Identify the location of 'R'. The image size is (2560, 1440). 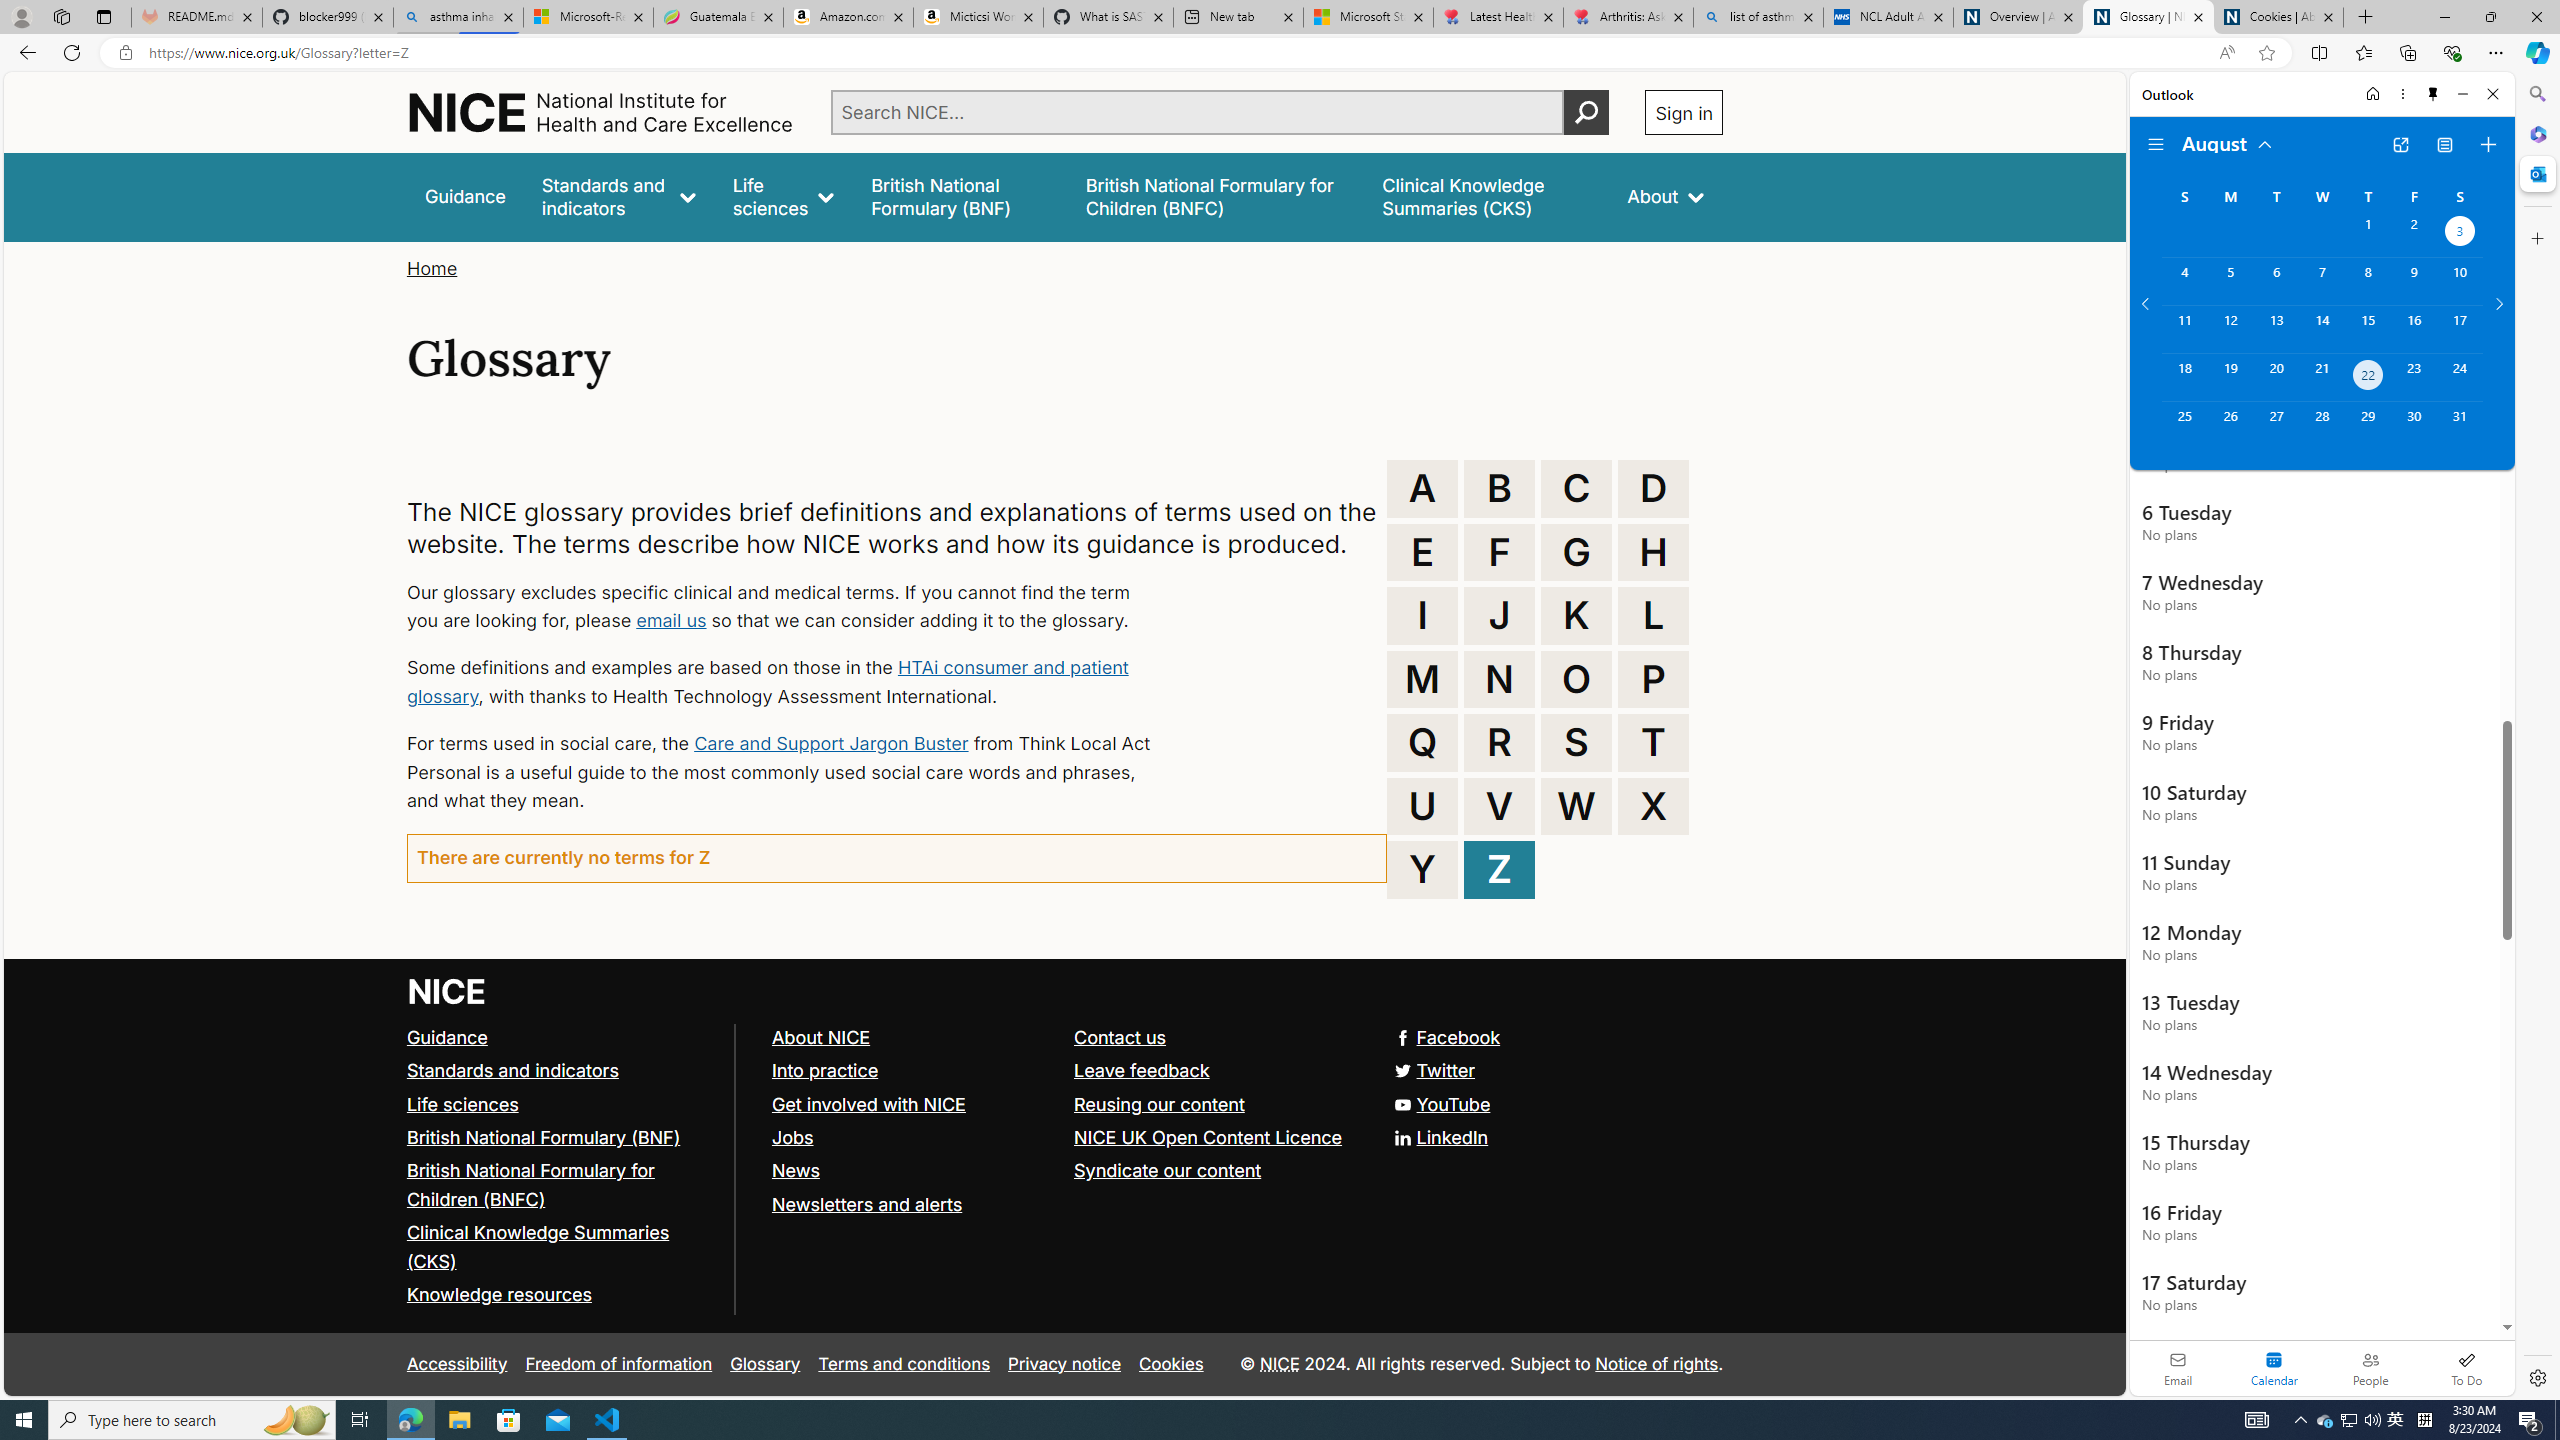
(1500, 742).